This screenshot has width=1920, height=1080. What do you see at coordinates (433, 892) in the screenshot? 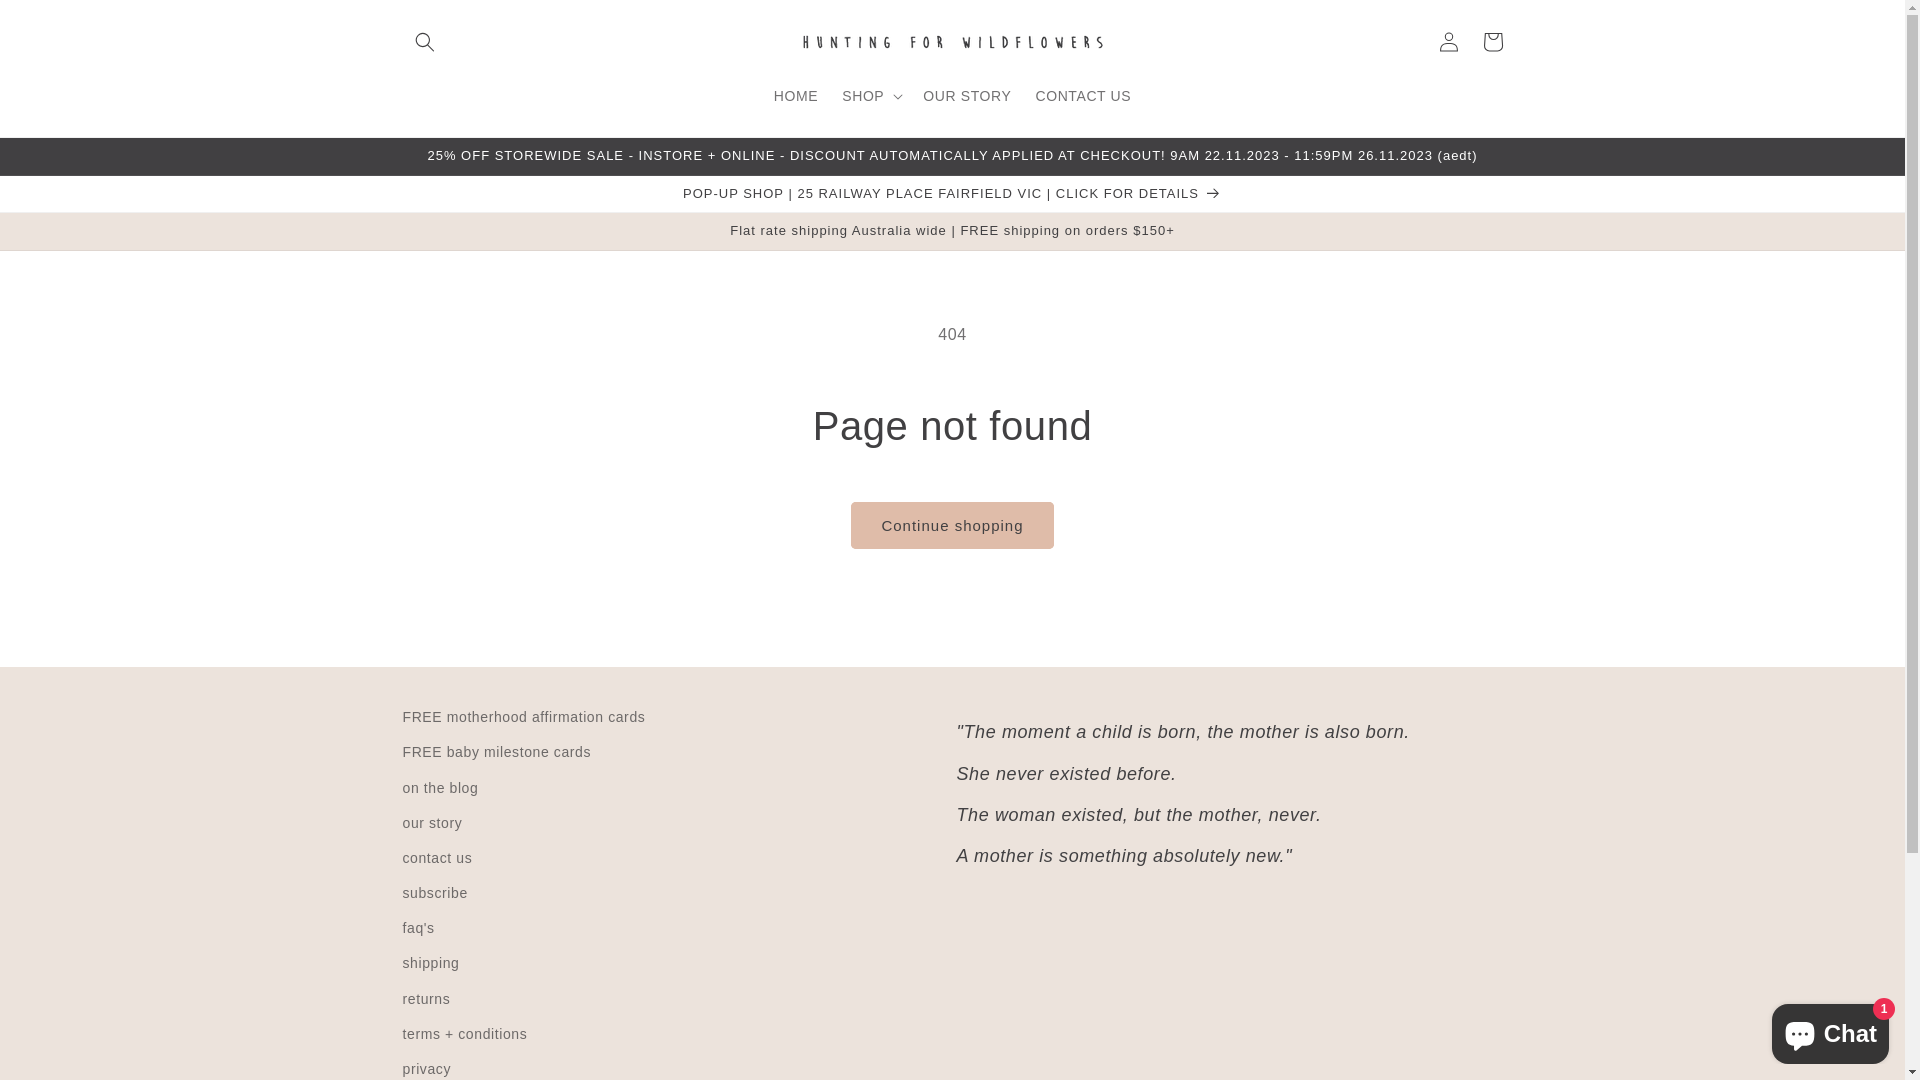
I see `'subscribe'` at bounding box center [433, 892].